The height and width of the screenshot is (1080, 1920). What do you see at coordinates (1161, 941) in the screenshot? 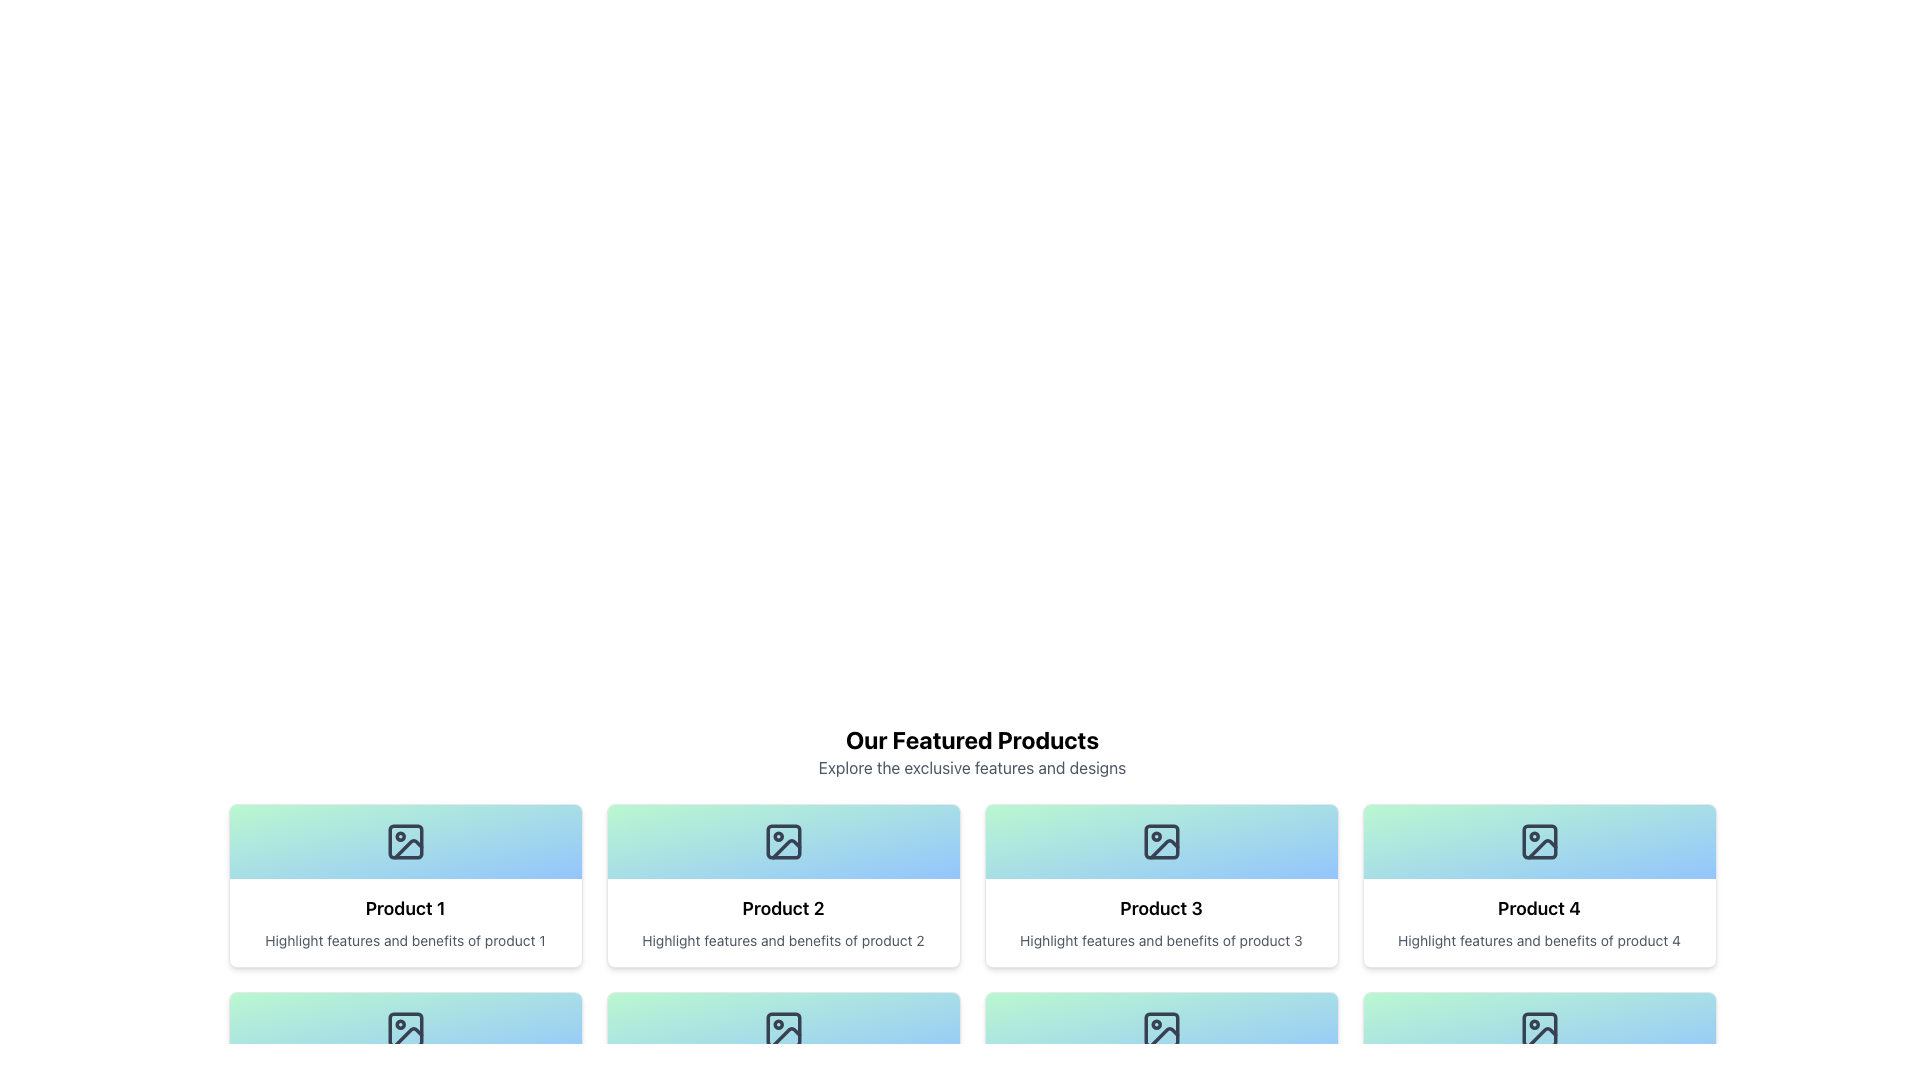
I see `the informational text label that provides a brief description about 'Product 3', located under the 'Product 3' title in the third card of the grid layout` at bounding box center [1161, 941].